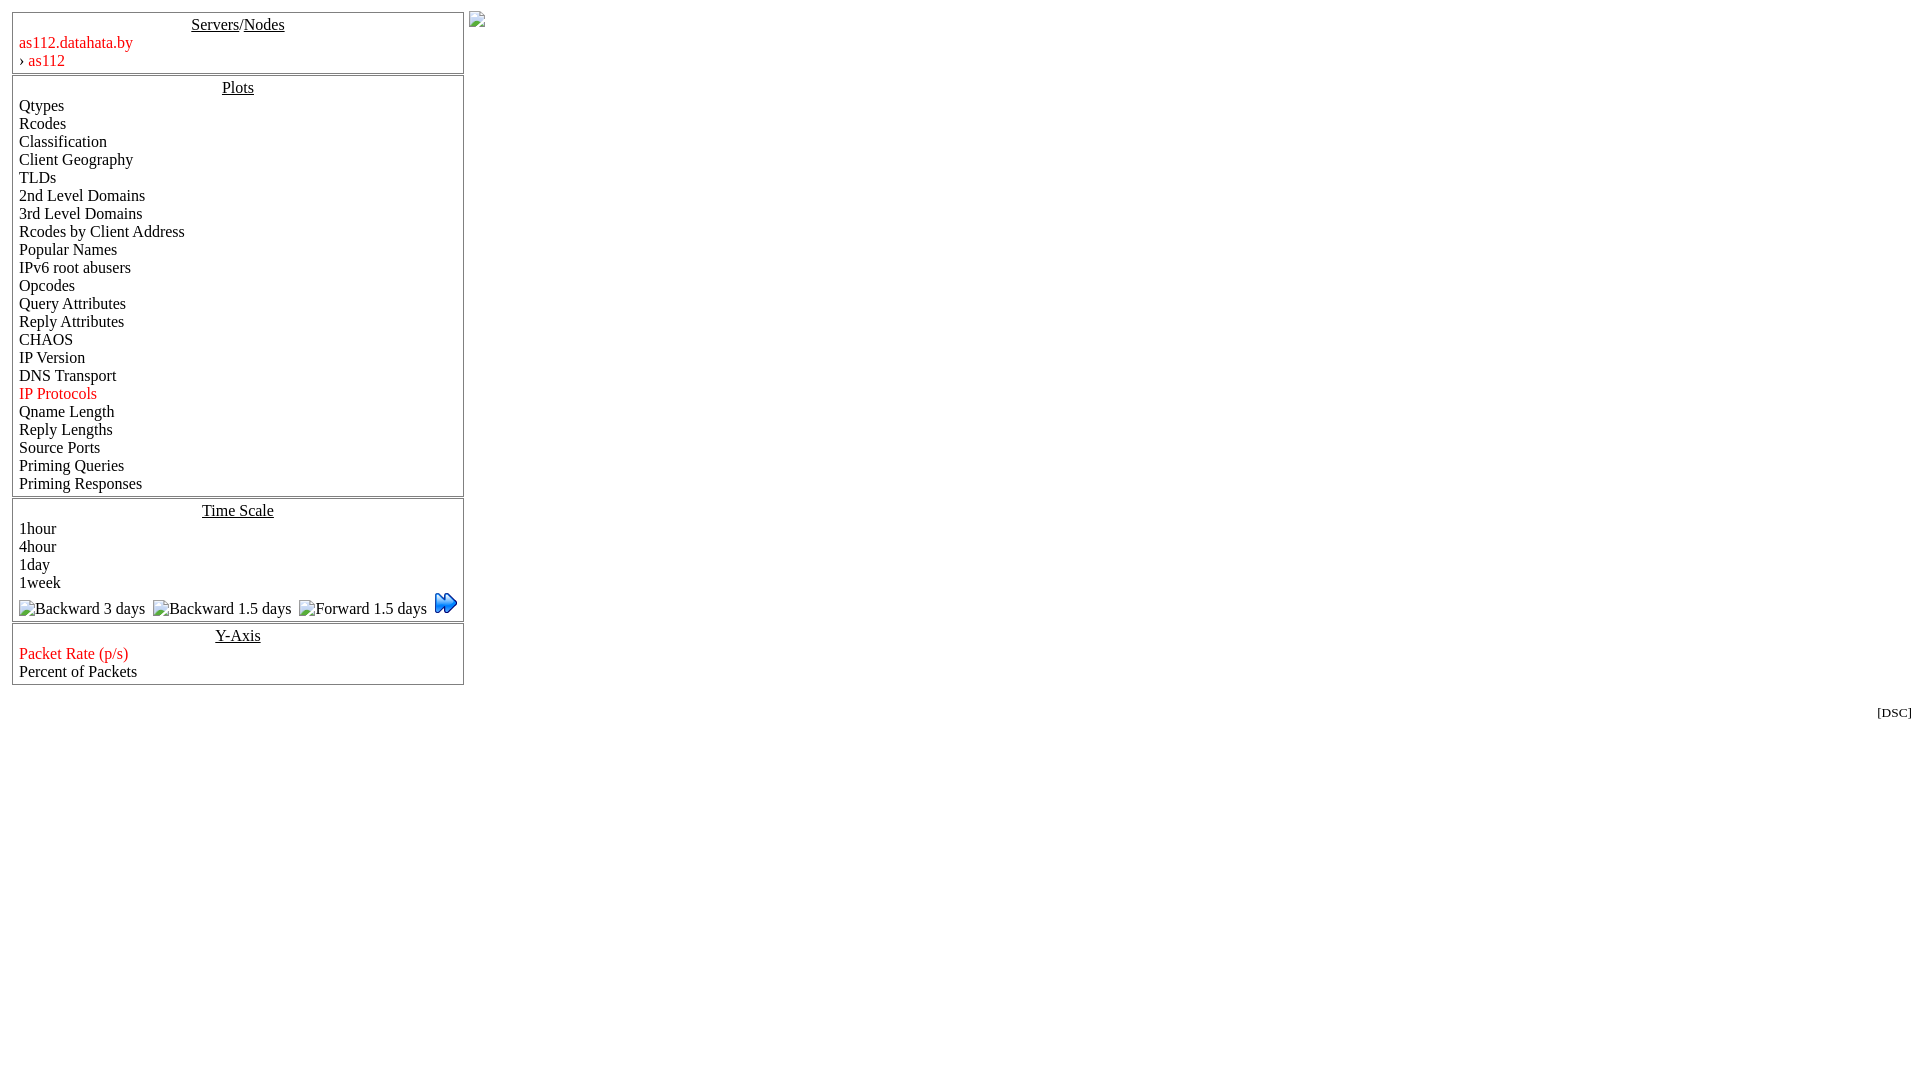 This screenshot has width=1920, height=1080. I want to click on 'Reply Attributes', so click(71, 320).